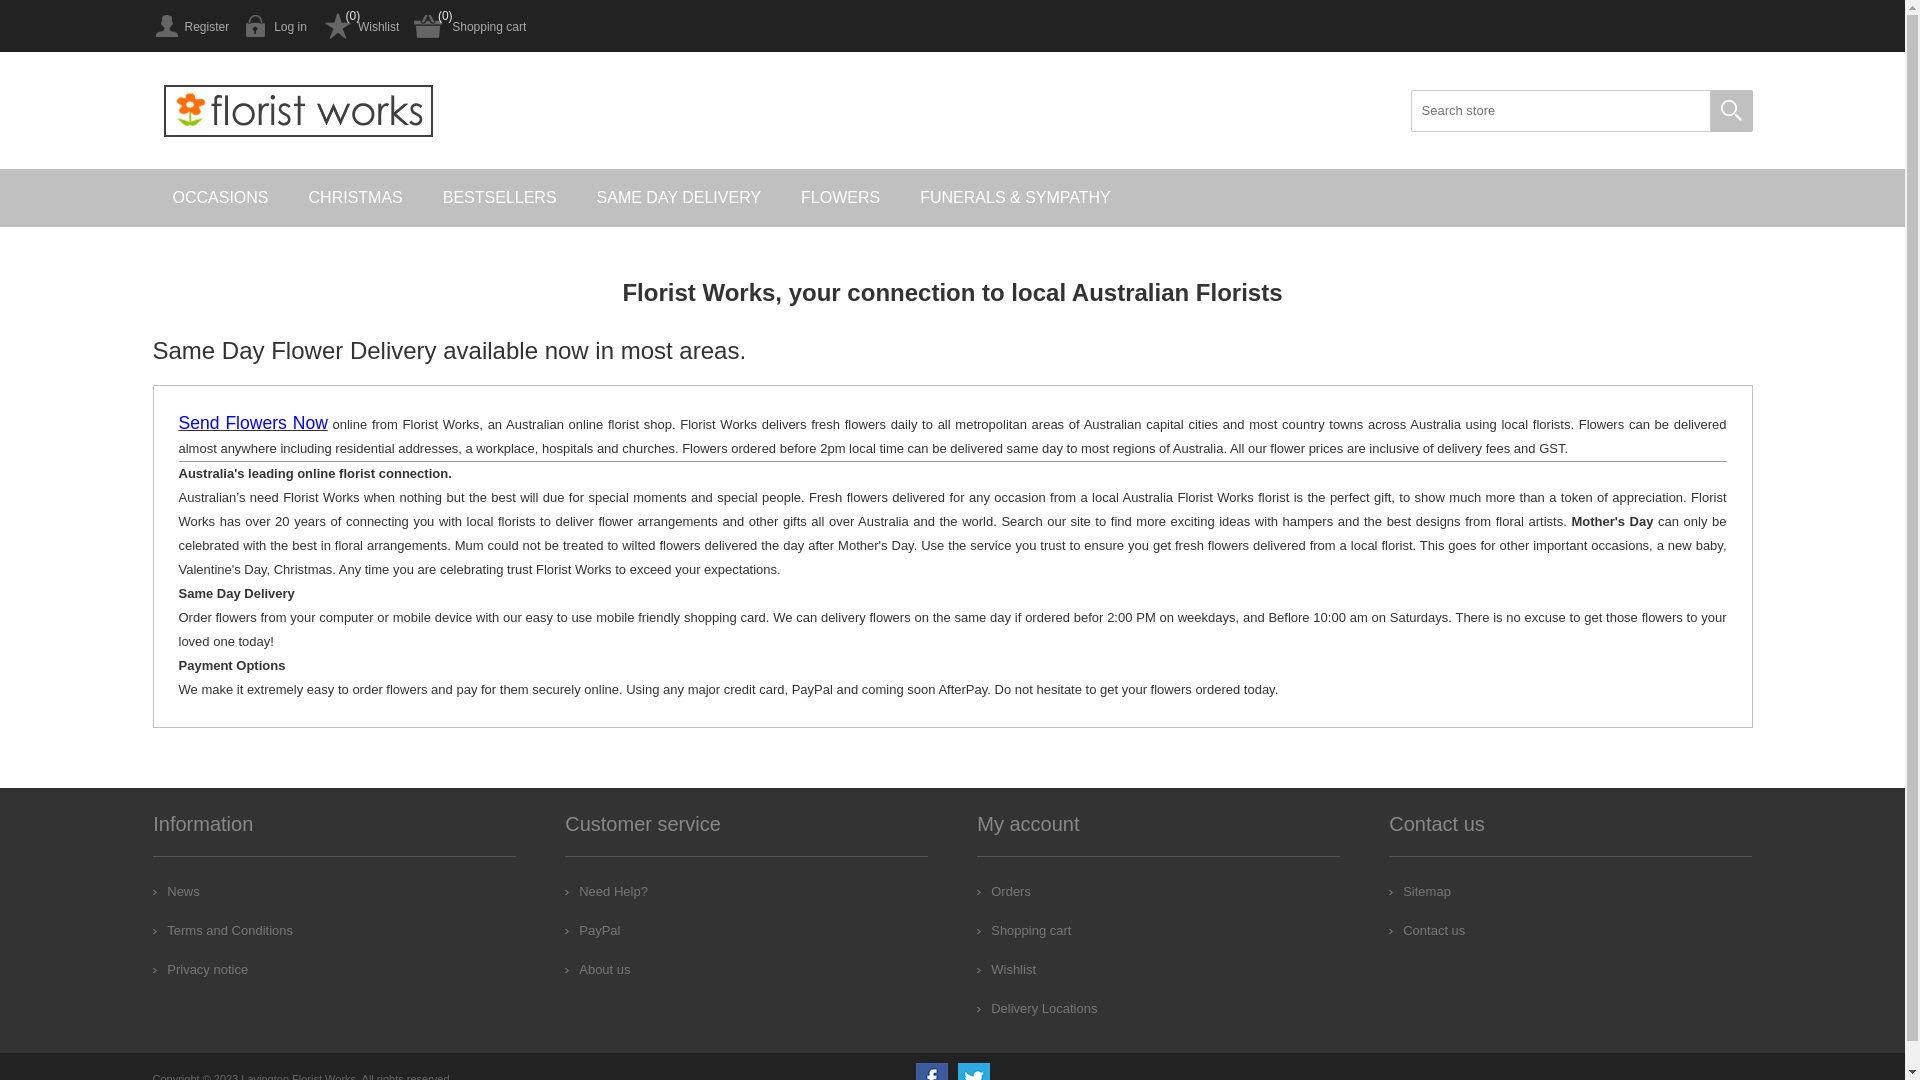 This screenshot has width=1920, height=1080. I want to click on 'Wishlist', so click(360, 26).